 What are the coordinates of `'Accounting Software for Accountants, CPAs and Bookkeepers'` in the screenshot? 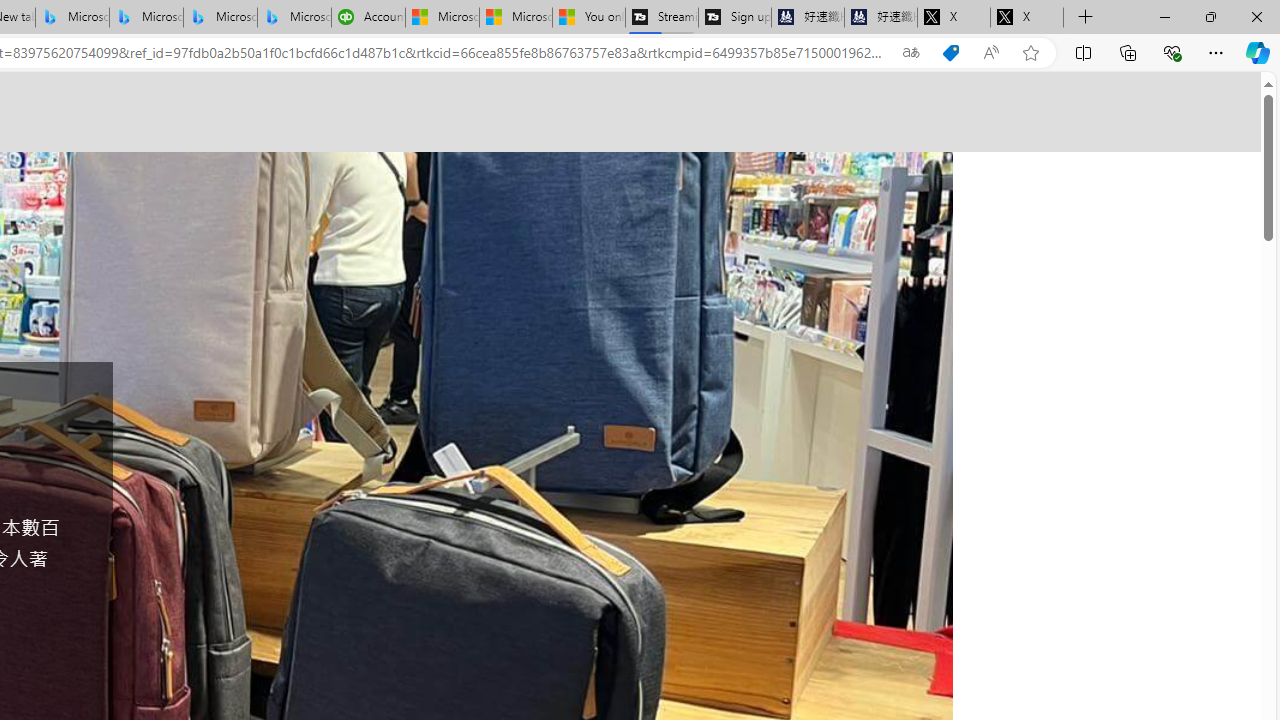 It's located at (368, 17).